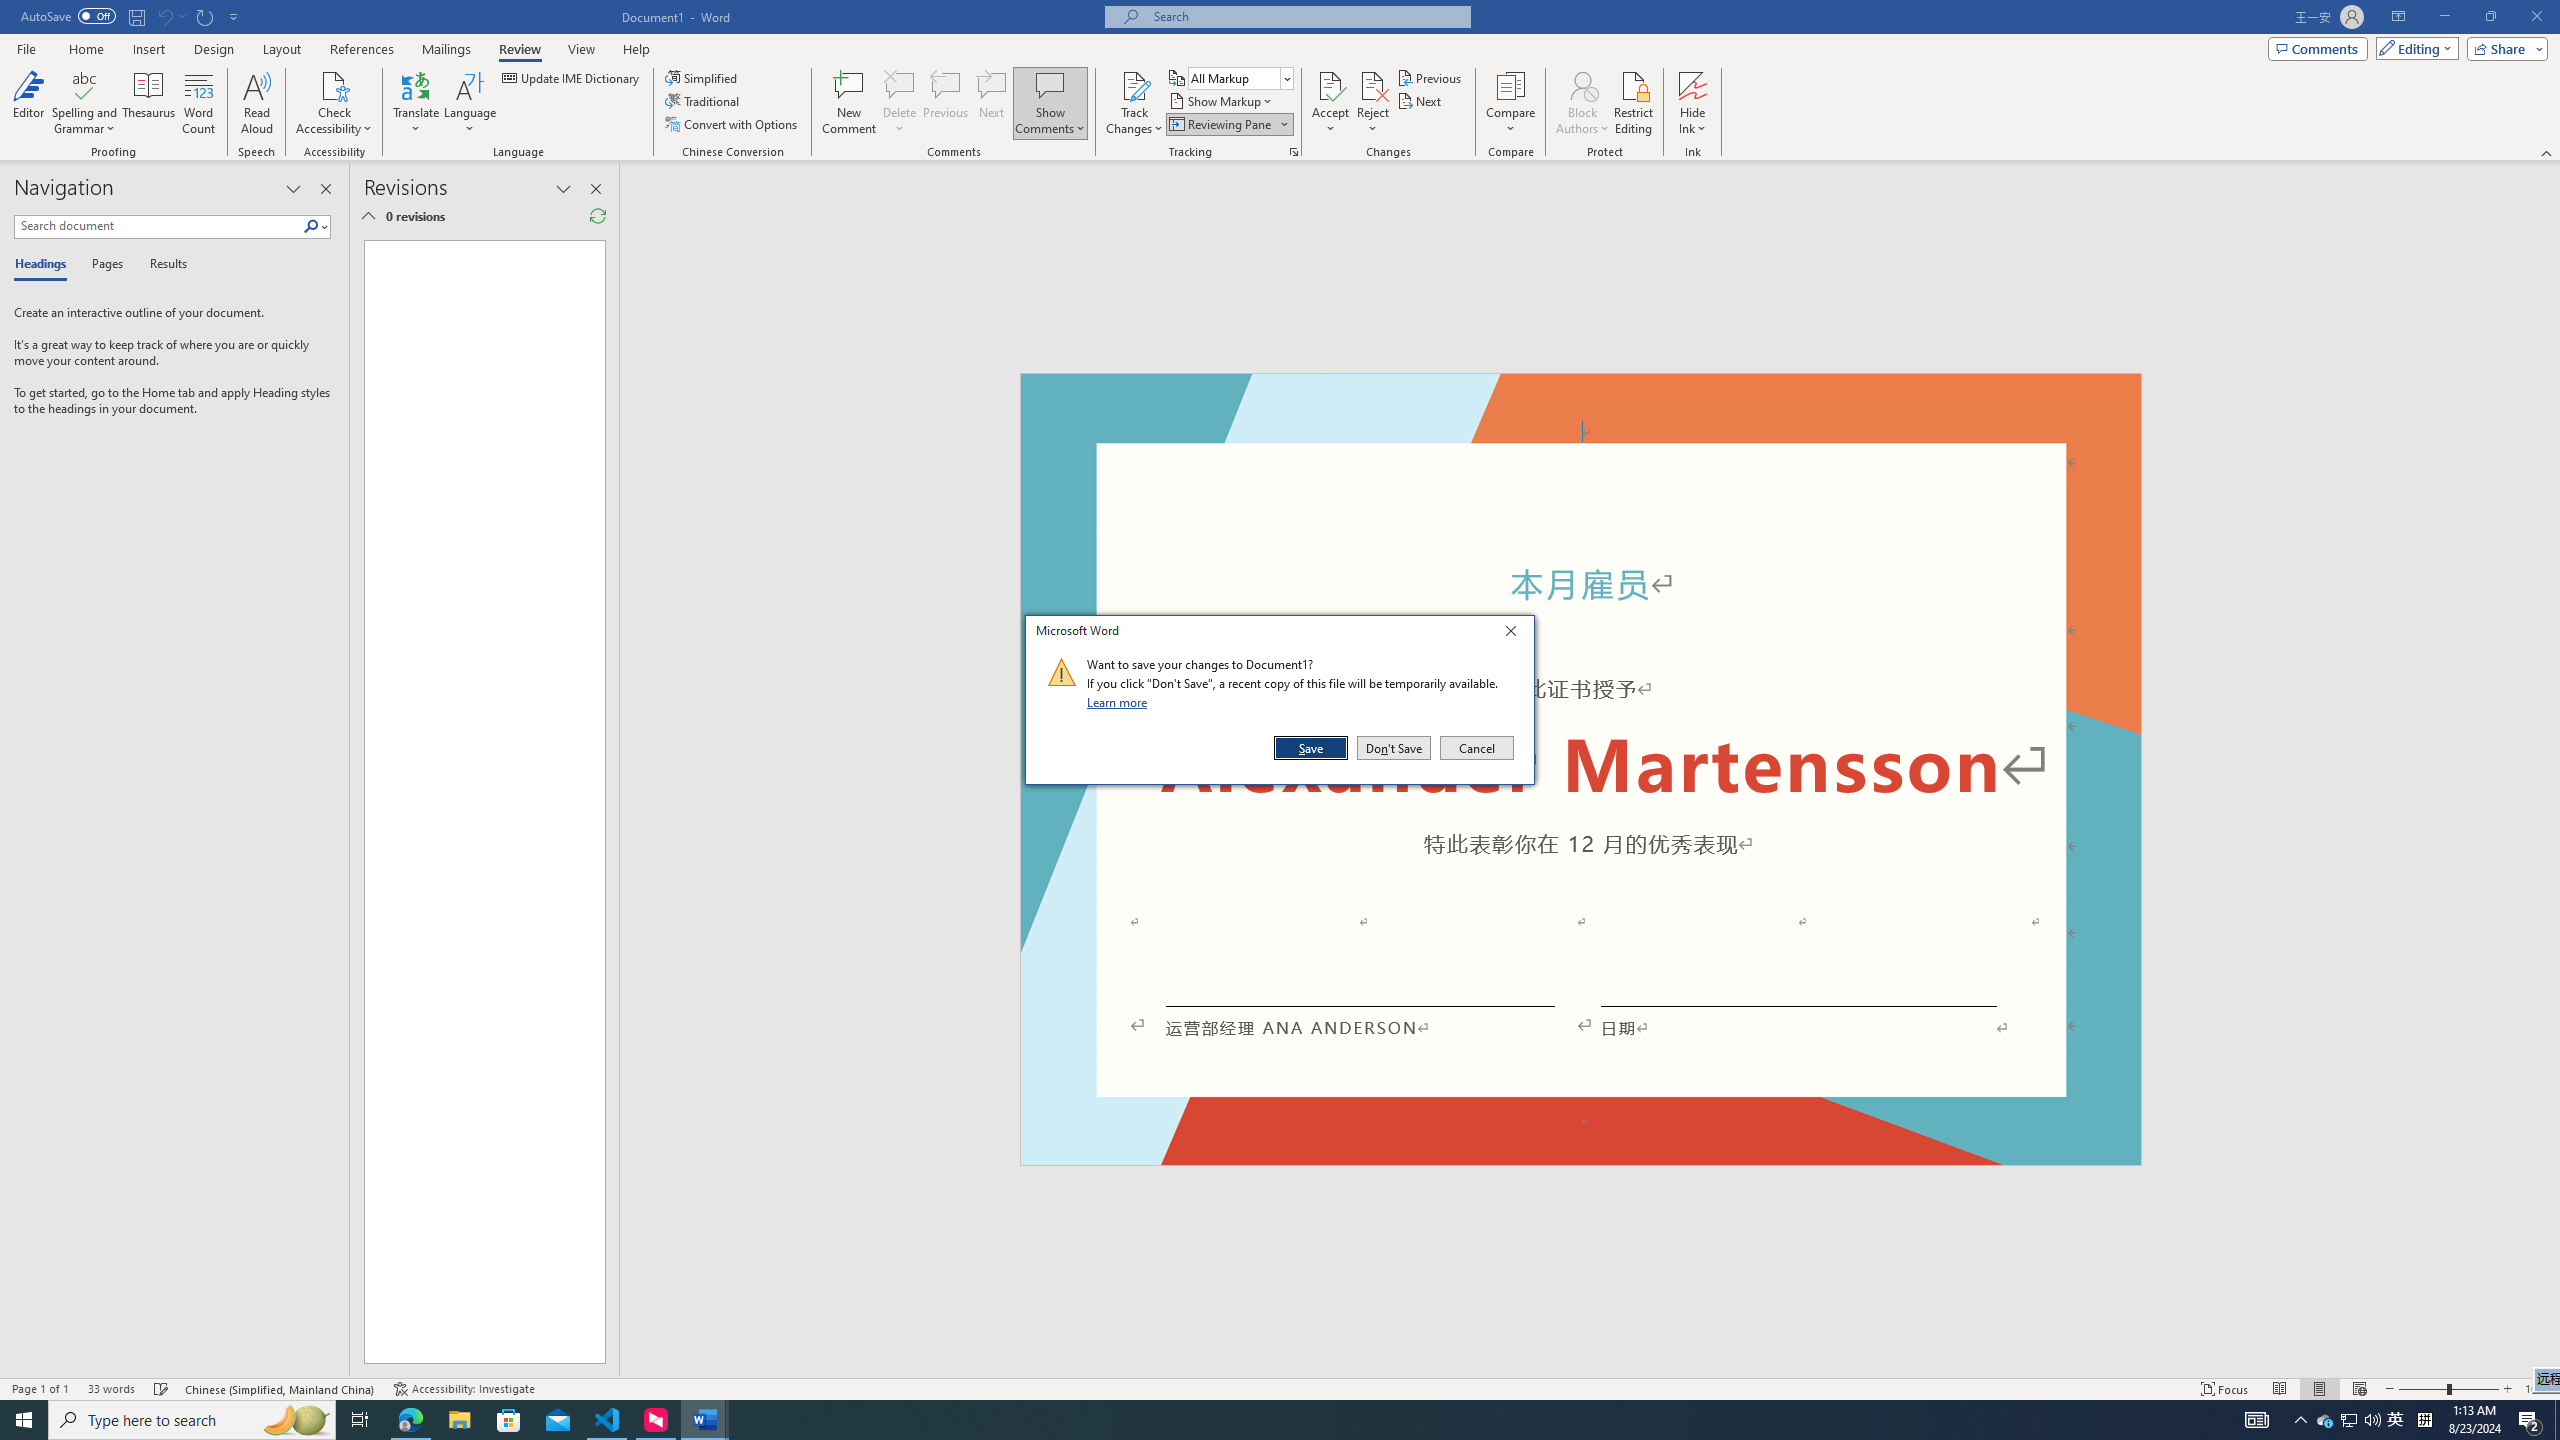 The width and height of the screenshot is (2560, 1440). What do you see at coordinates (704, 77) in the screenshot?
I see `'Simplified'` at bounding box center [704, 77].